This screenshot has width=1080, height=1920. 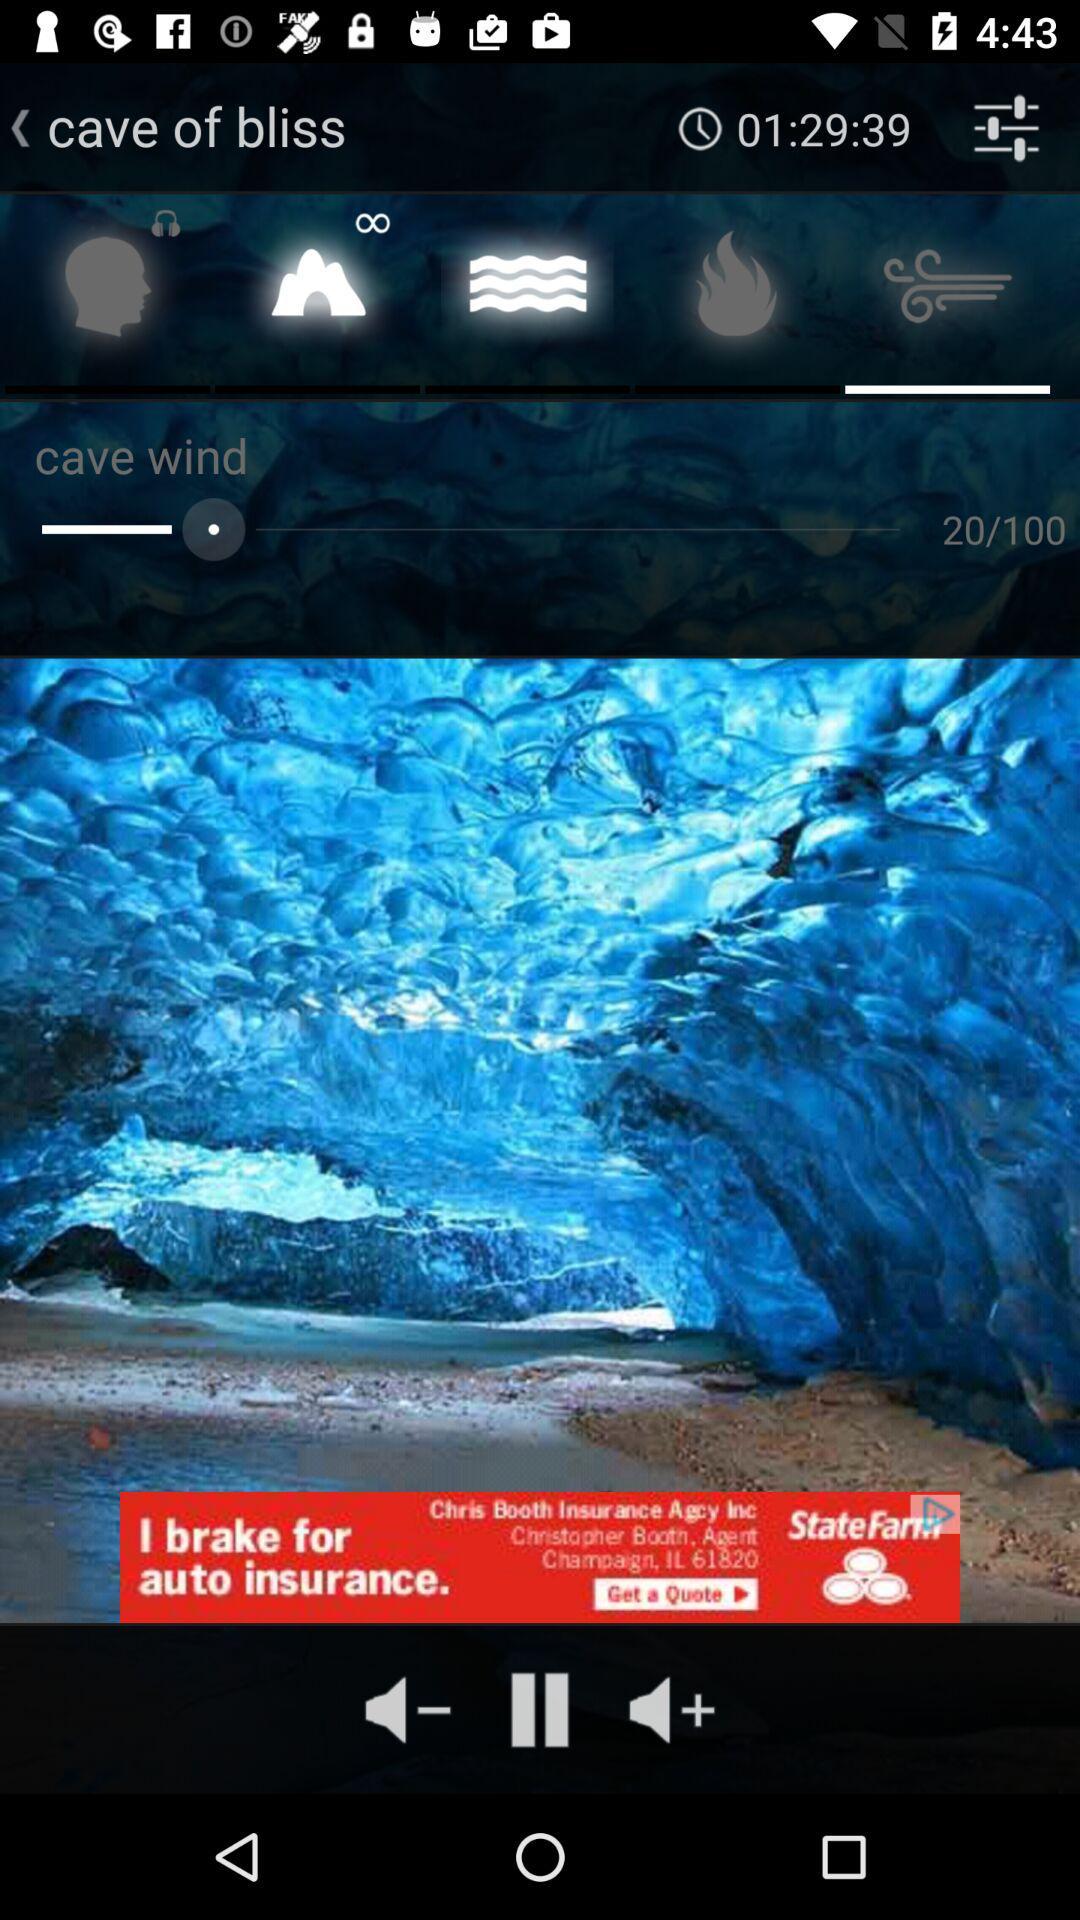 I want to click on activate wind, so click(x=946, y=291).